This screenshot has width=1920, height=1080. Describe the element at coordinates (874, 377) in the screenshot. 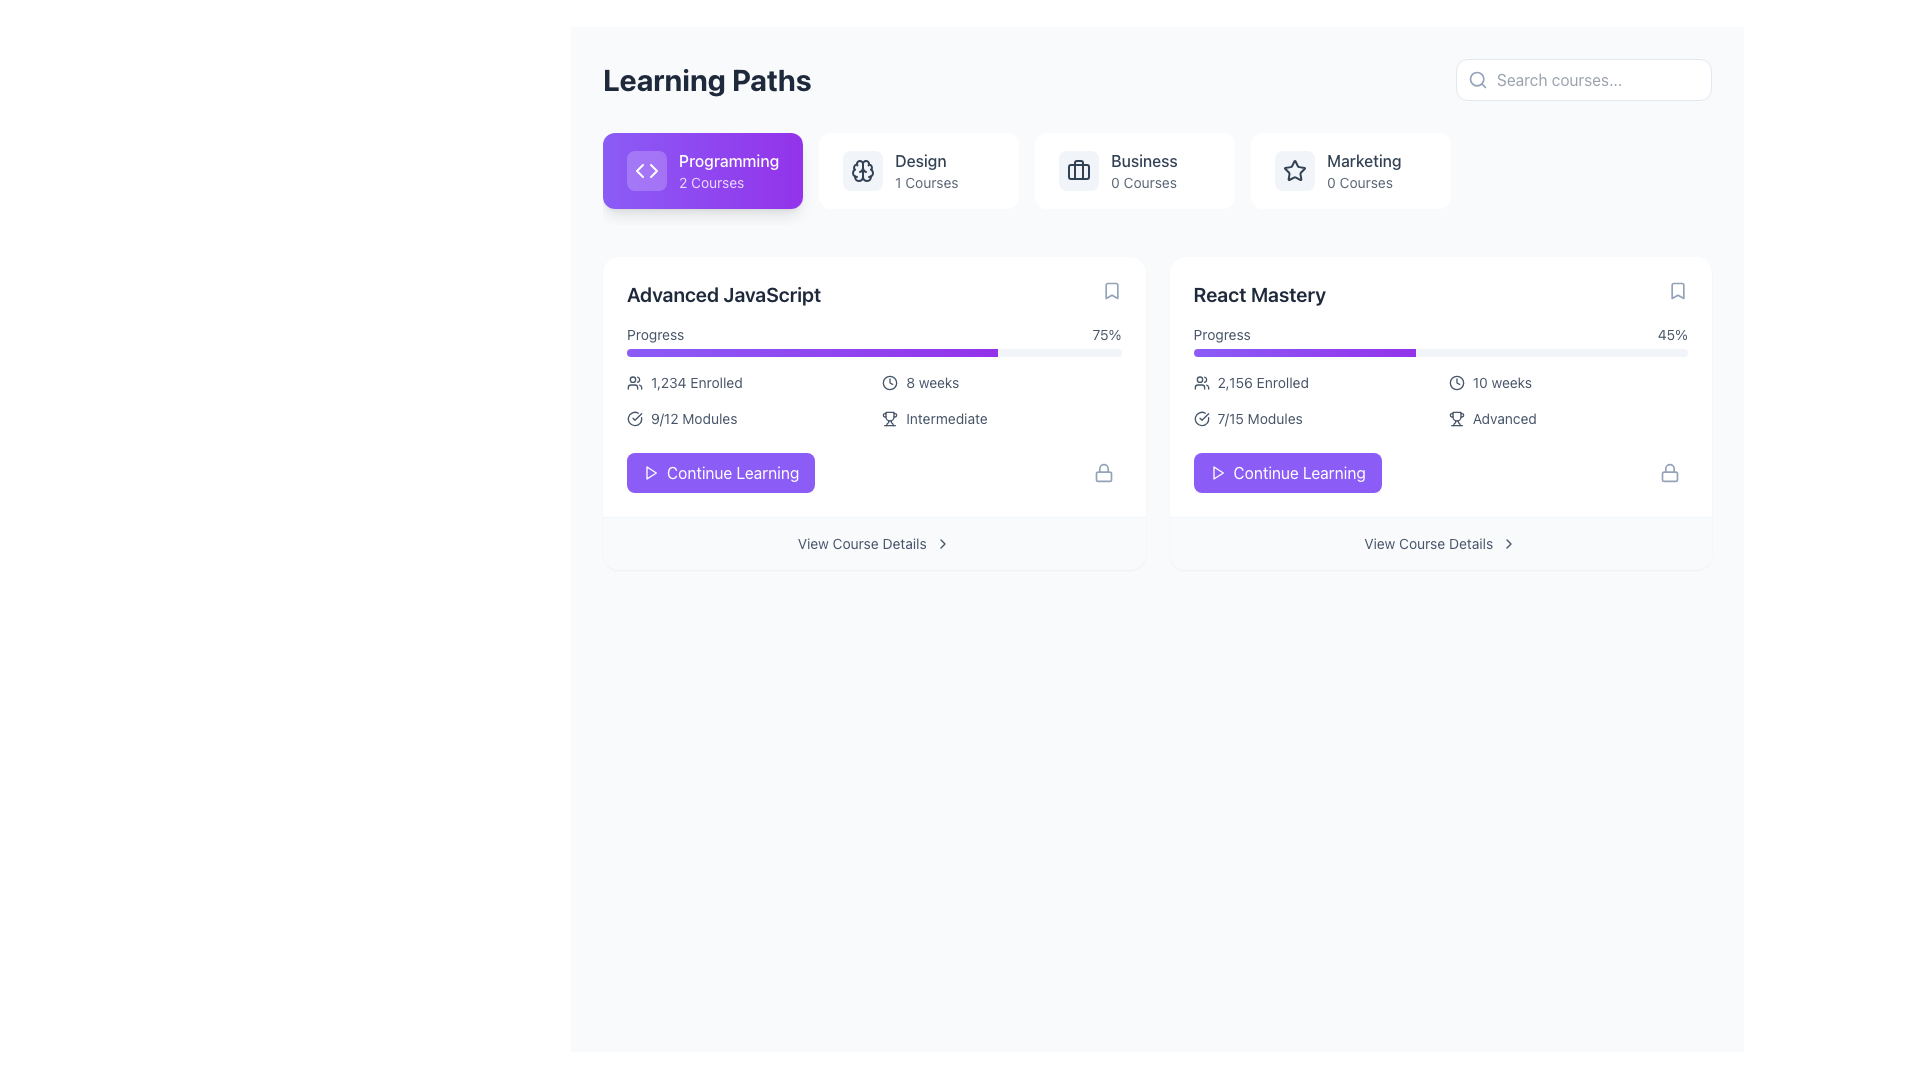

I see `the Information Panel for the 'Advanced JavaScript' course, which displays progress and course details such as enrolled users and modules completed` at that location.